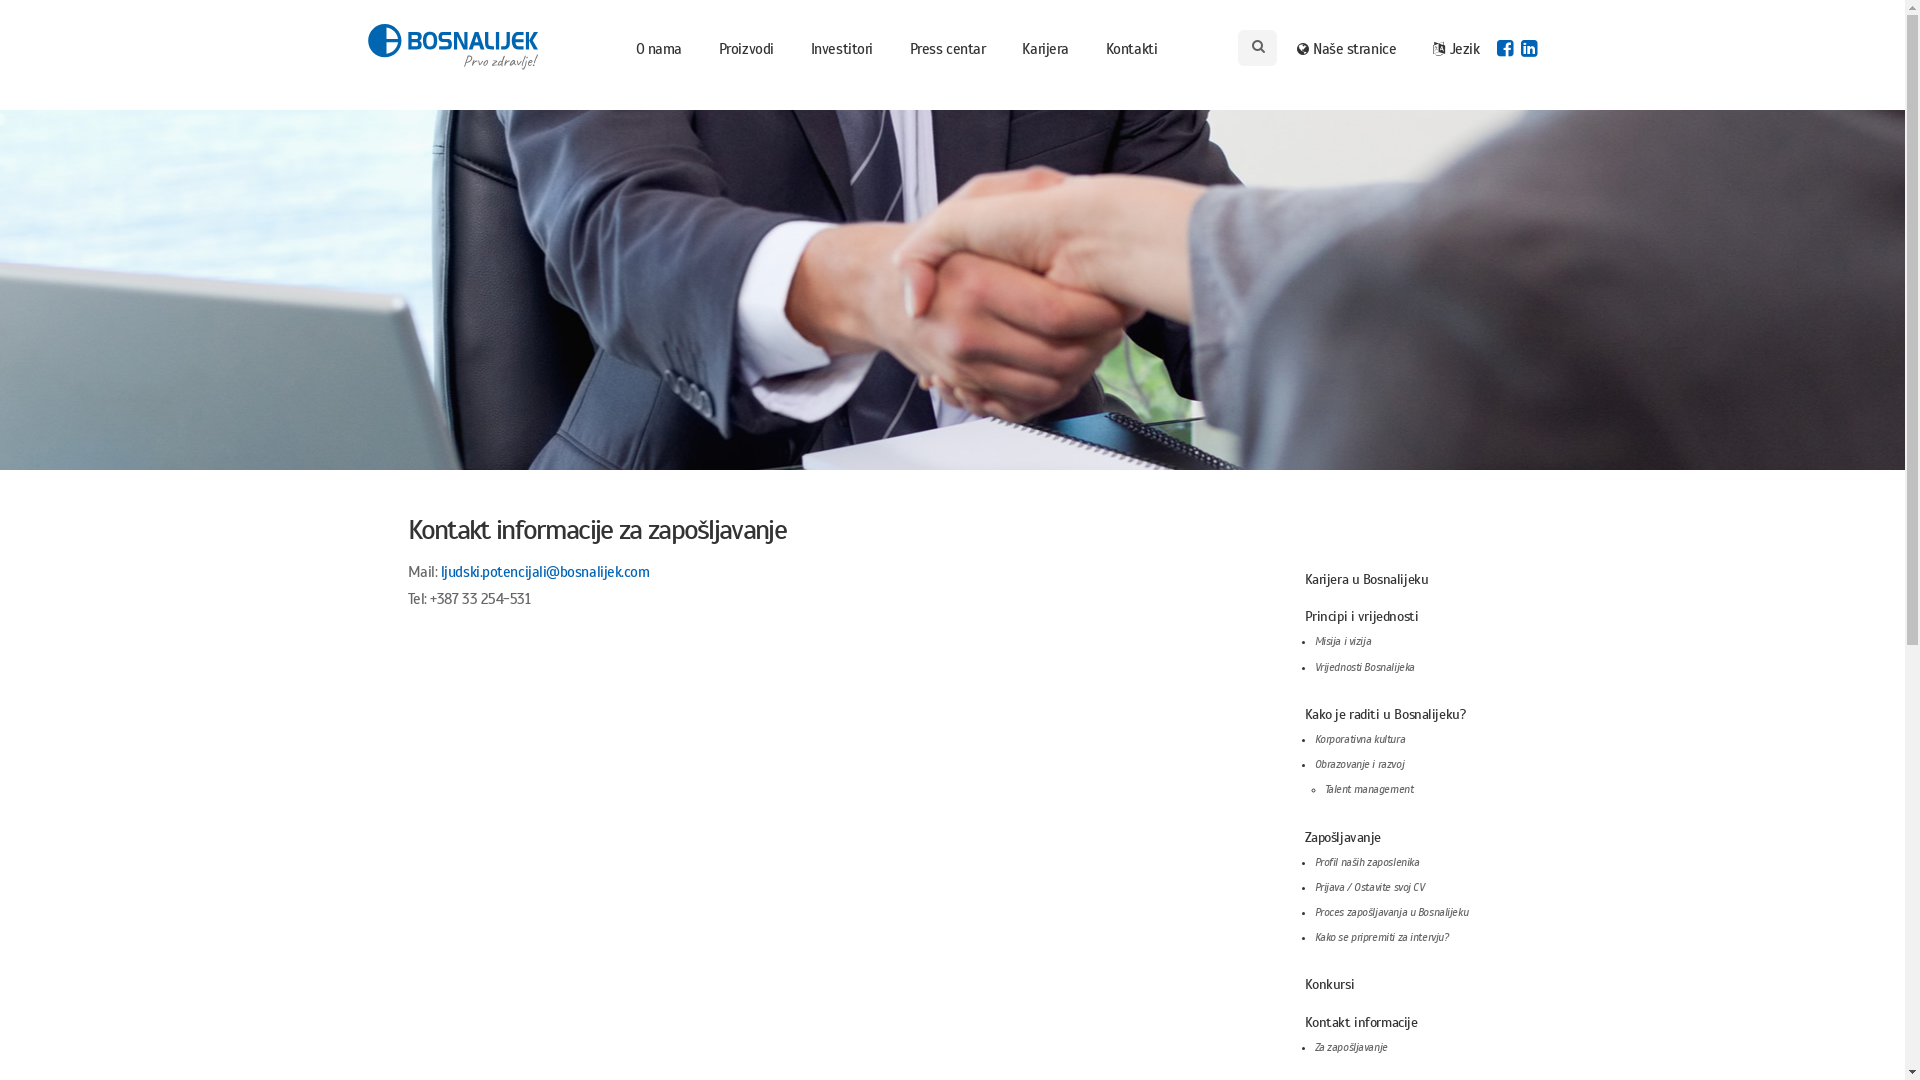 The image size is (1920, 1080). I want to click on 'Kontakt informacije', so click(1360, 1022).